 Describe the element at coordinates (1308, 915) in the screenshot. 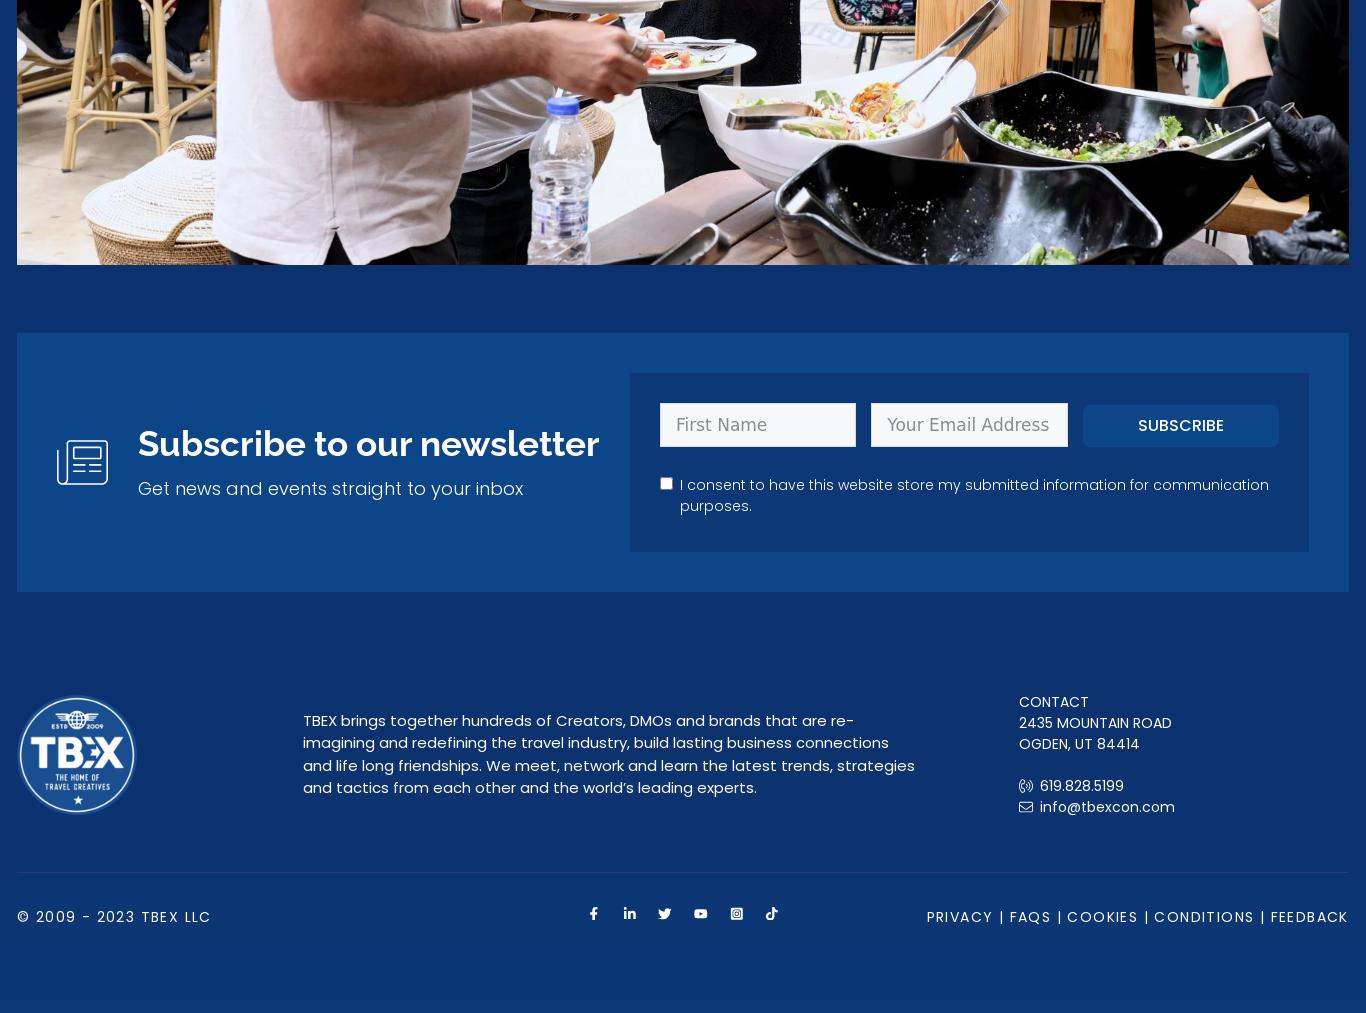

I see `'Feedback'` at that location.